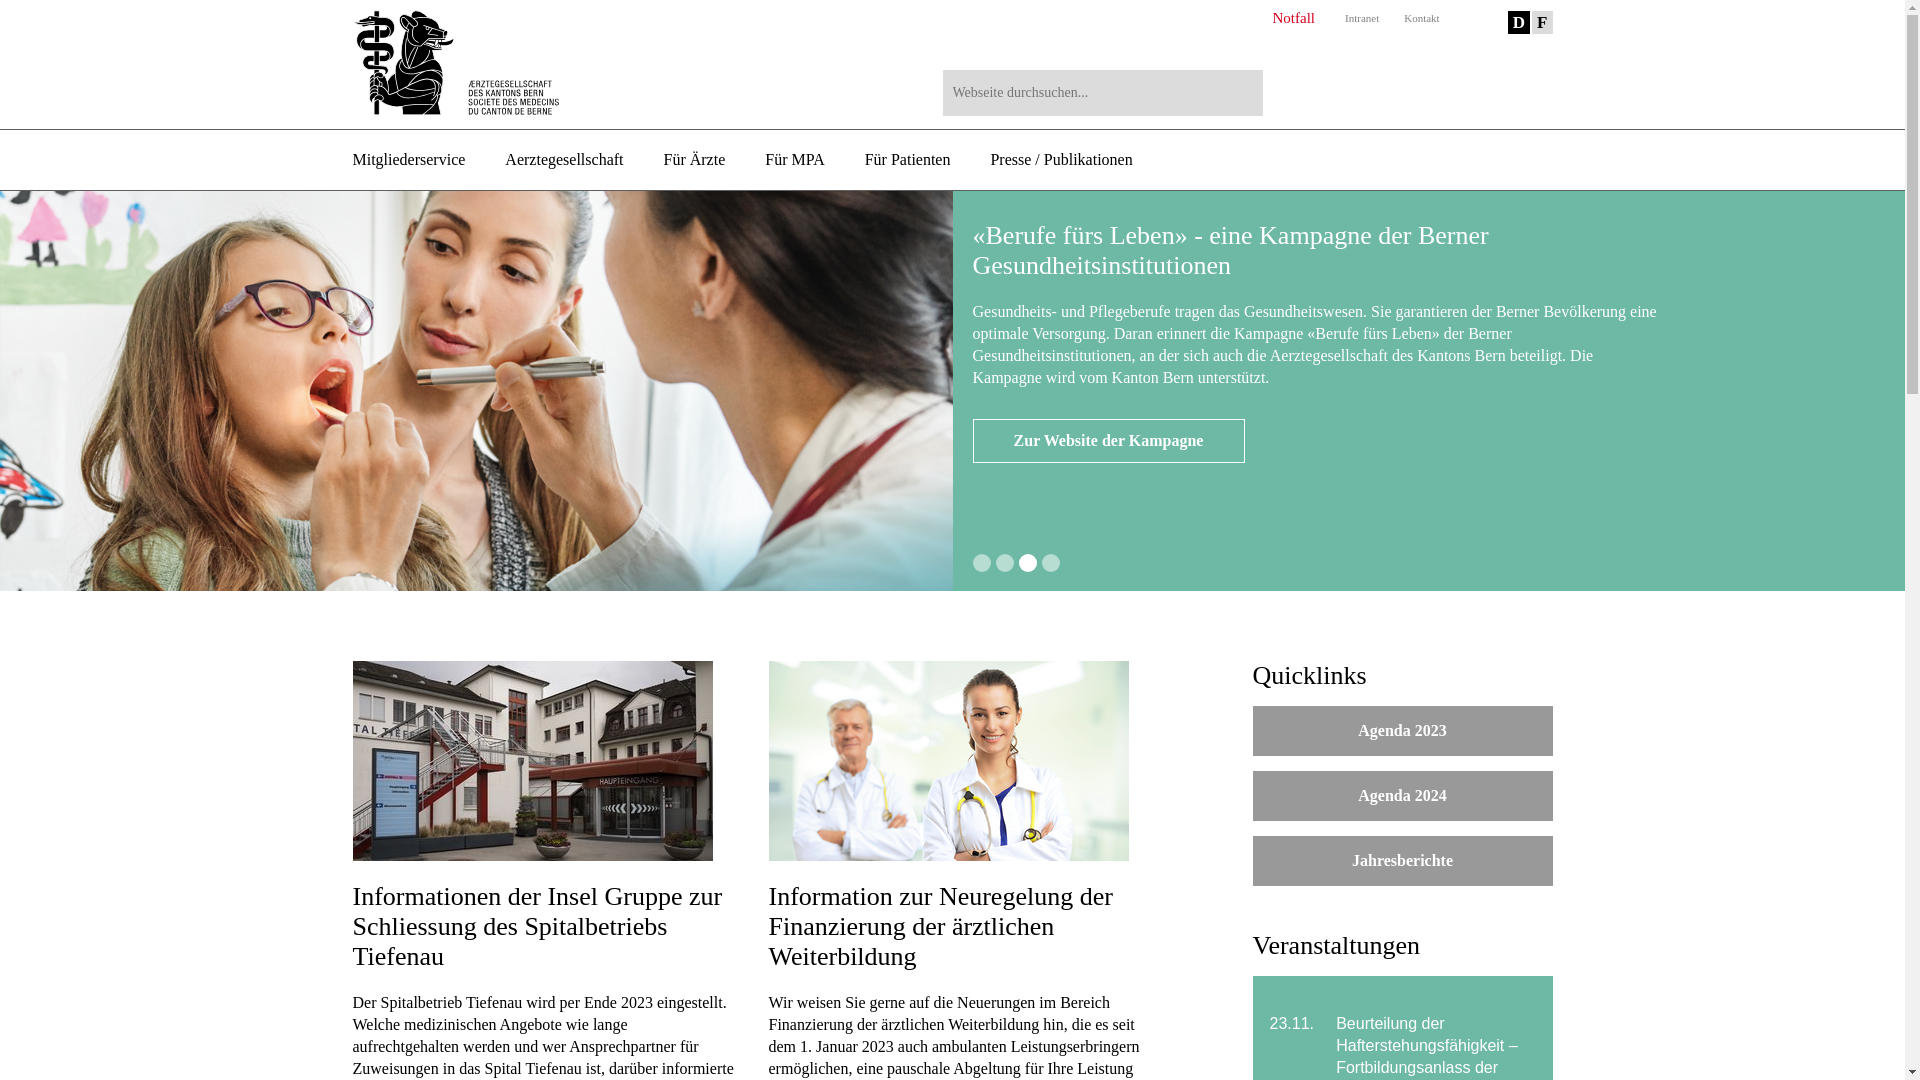  What do you see at coordinates (1420, 18) in the screenshot?
I see `'Kontakt'` at bounding box center [1420, 18].